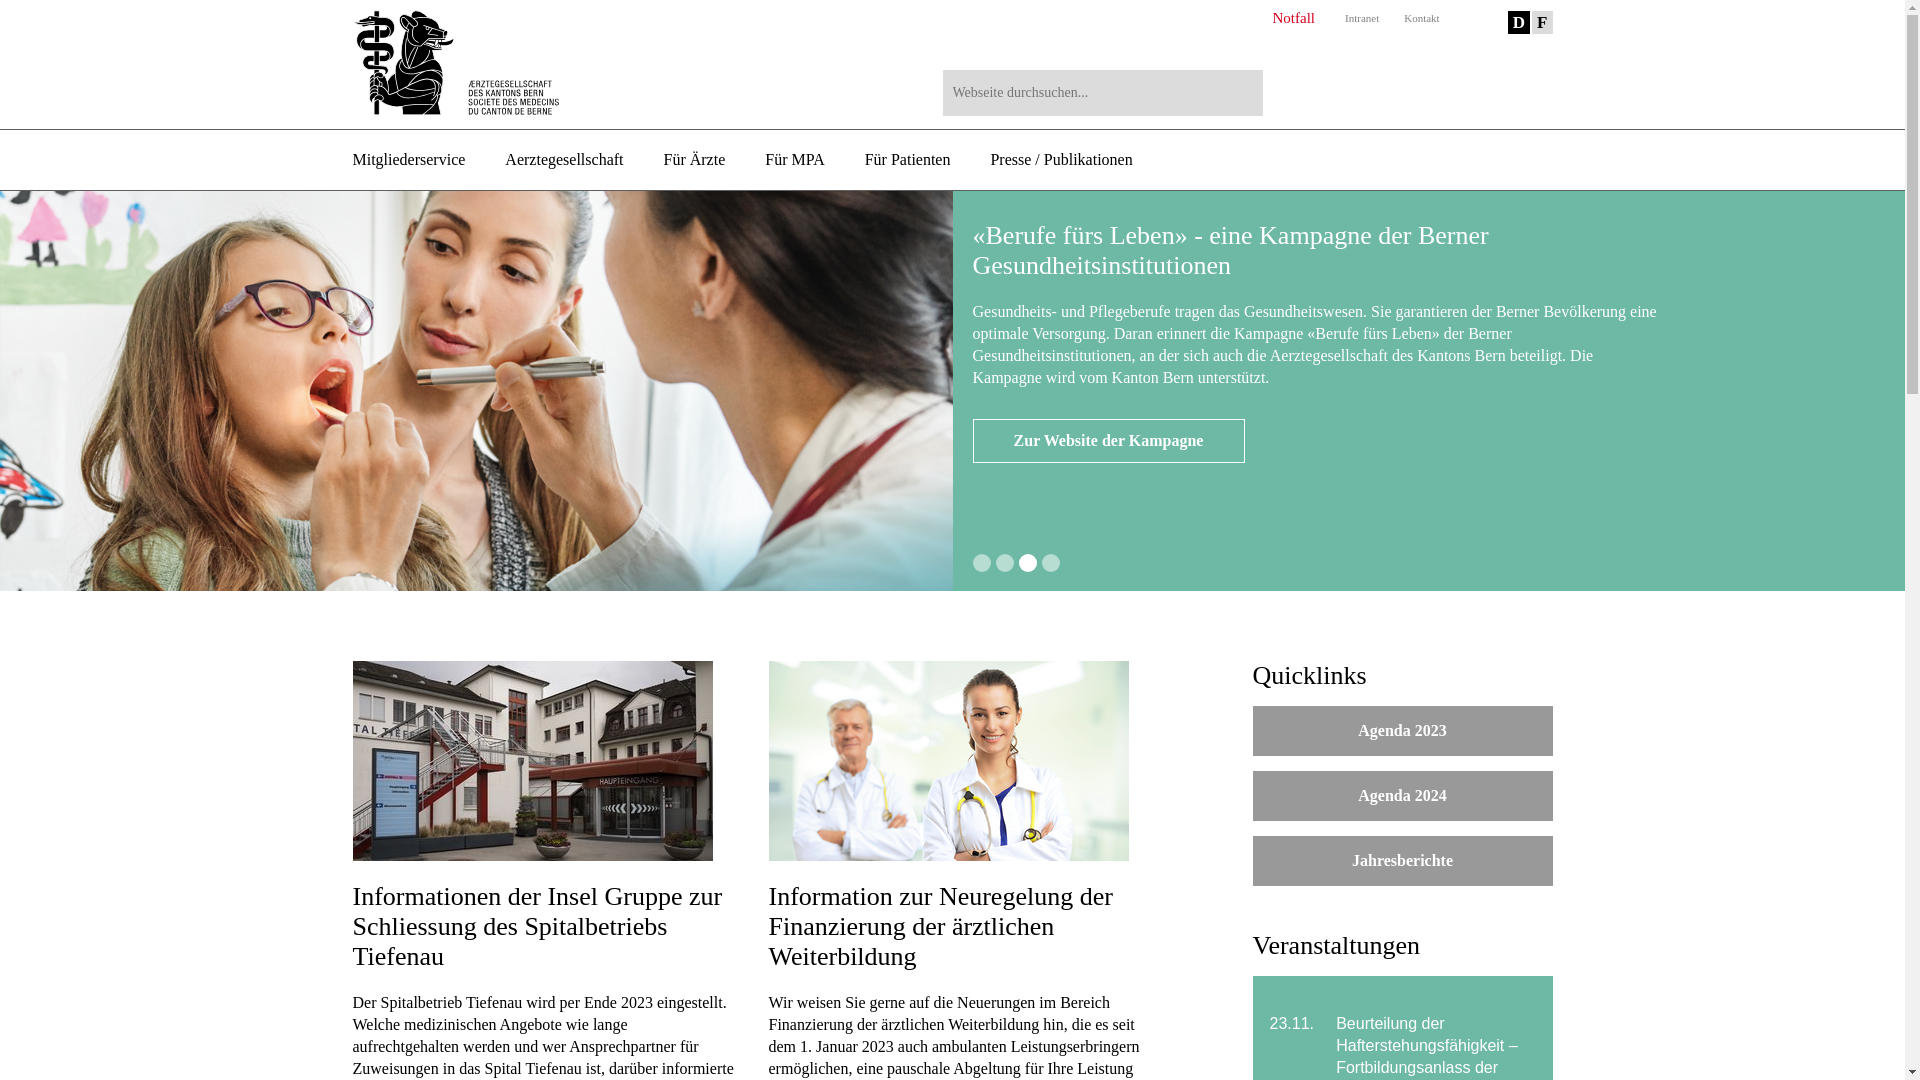  What do you see at coordinates (1420, 18) in the screenshot?
I see `'Kontakt'` at bounding box center [1420, 18].